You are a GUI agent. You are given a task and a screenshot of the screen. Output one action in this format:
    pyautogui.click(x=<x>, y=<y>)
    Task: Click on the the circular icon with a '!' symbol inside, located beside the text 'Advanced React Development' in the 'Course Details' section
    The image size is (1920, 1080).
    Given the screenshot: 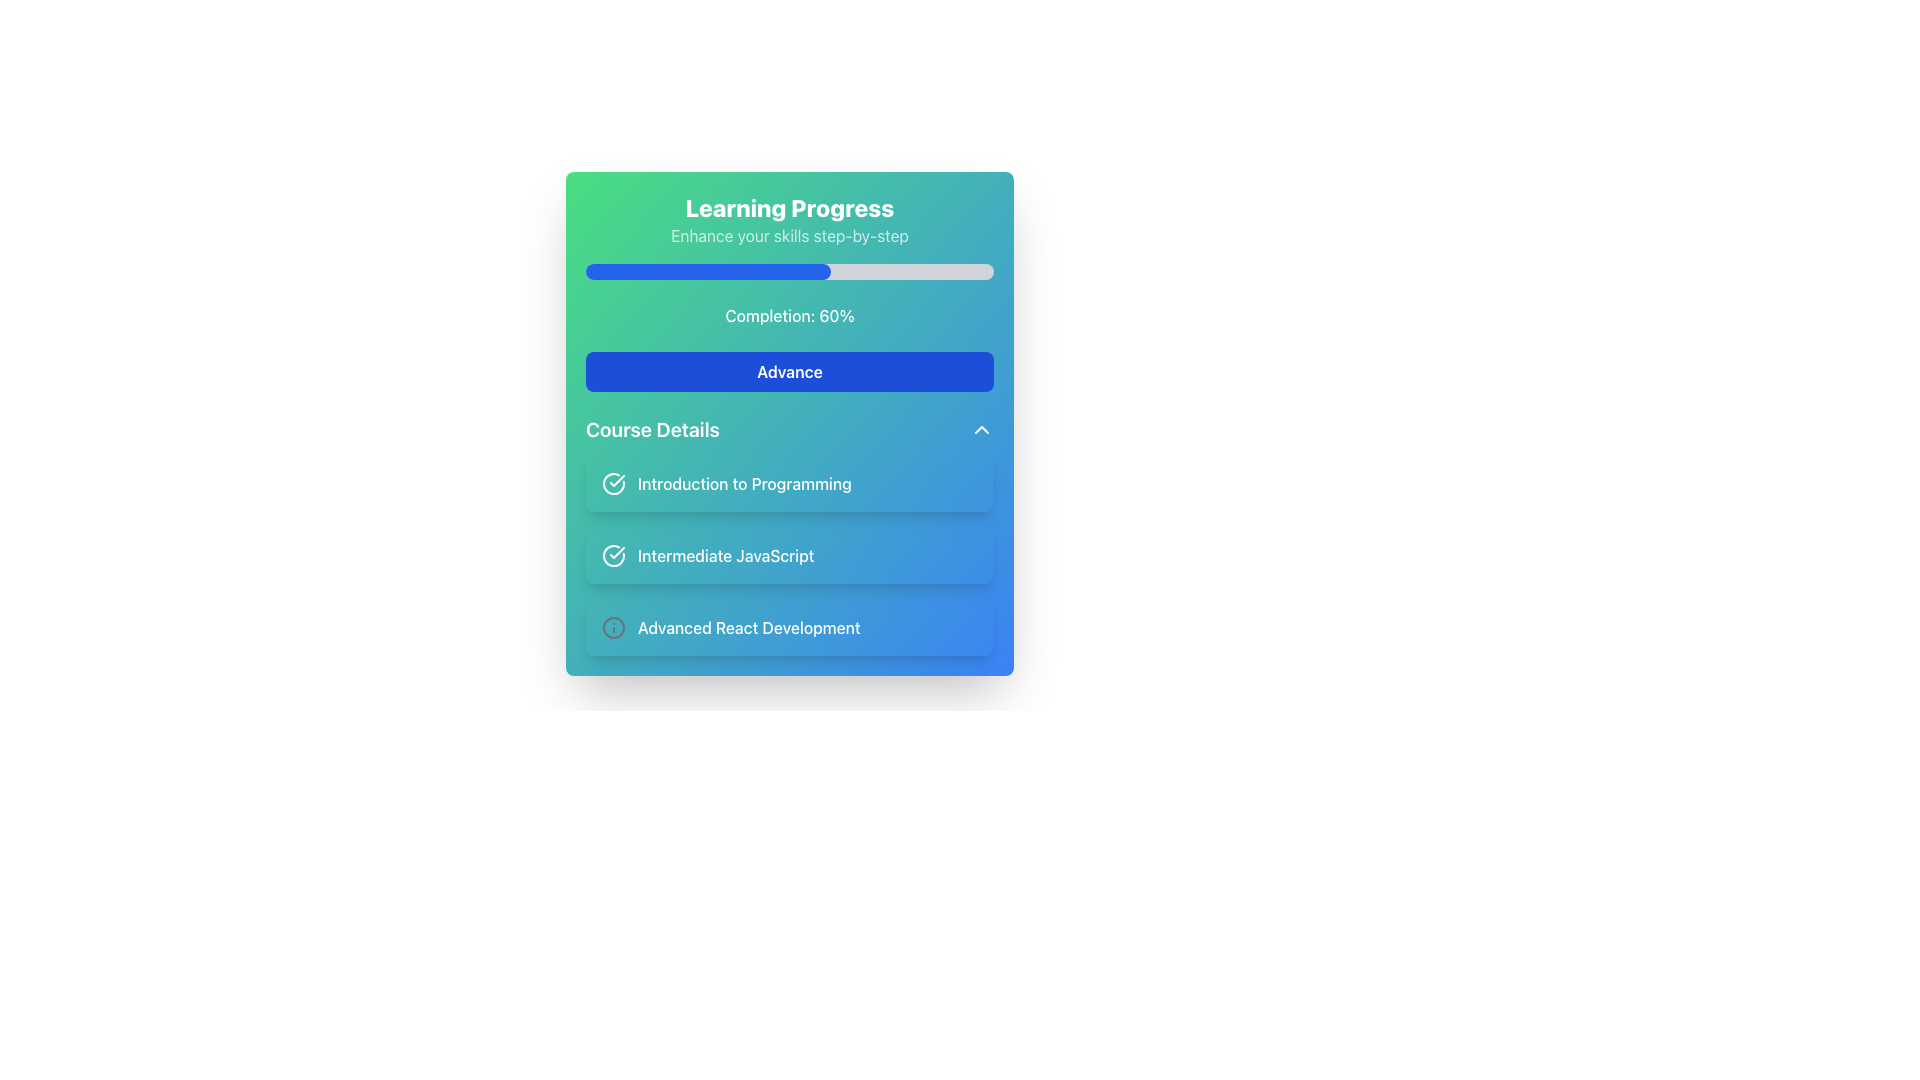 What is the action you would take?
    pyautogui.click(x=613, y=627)
    